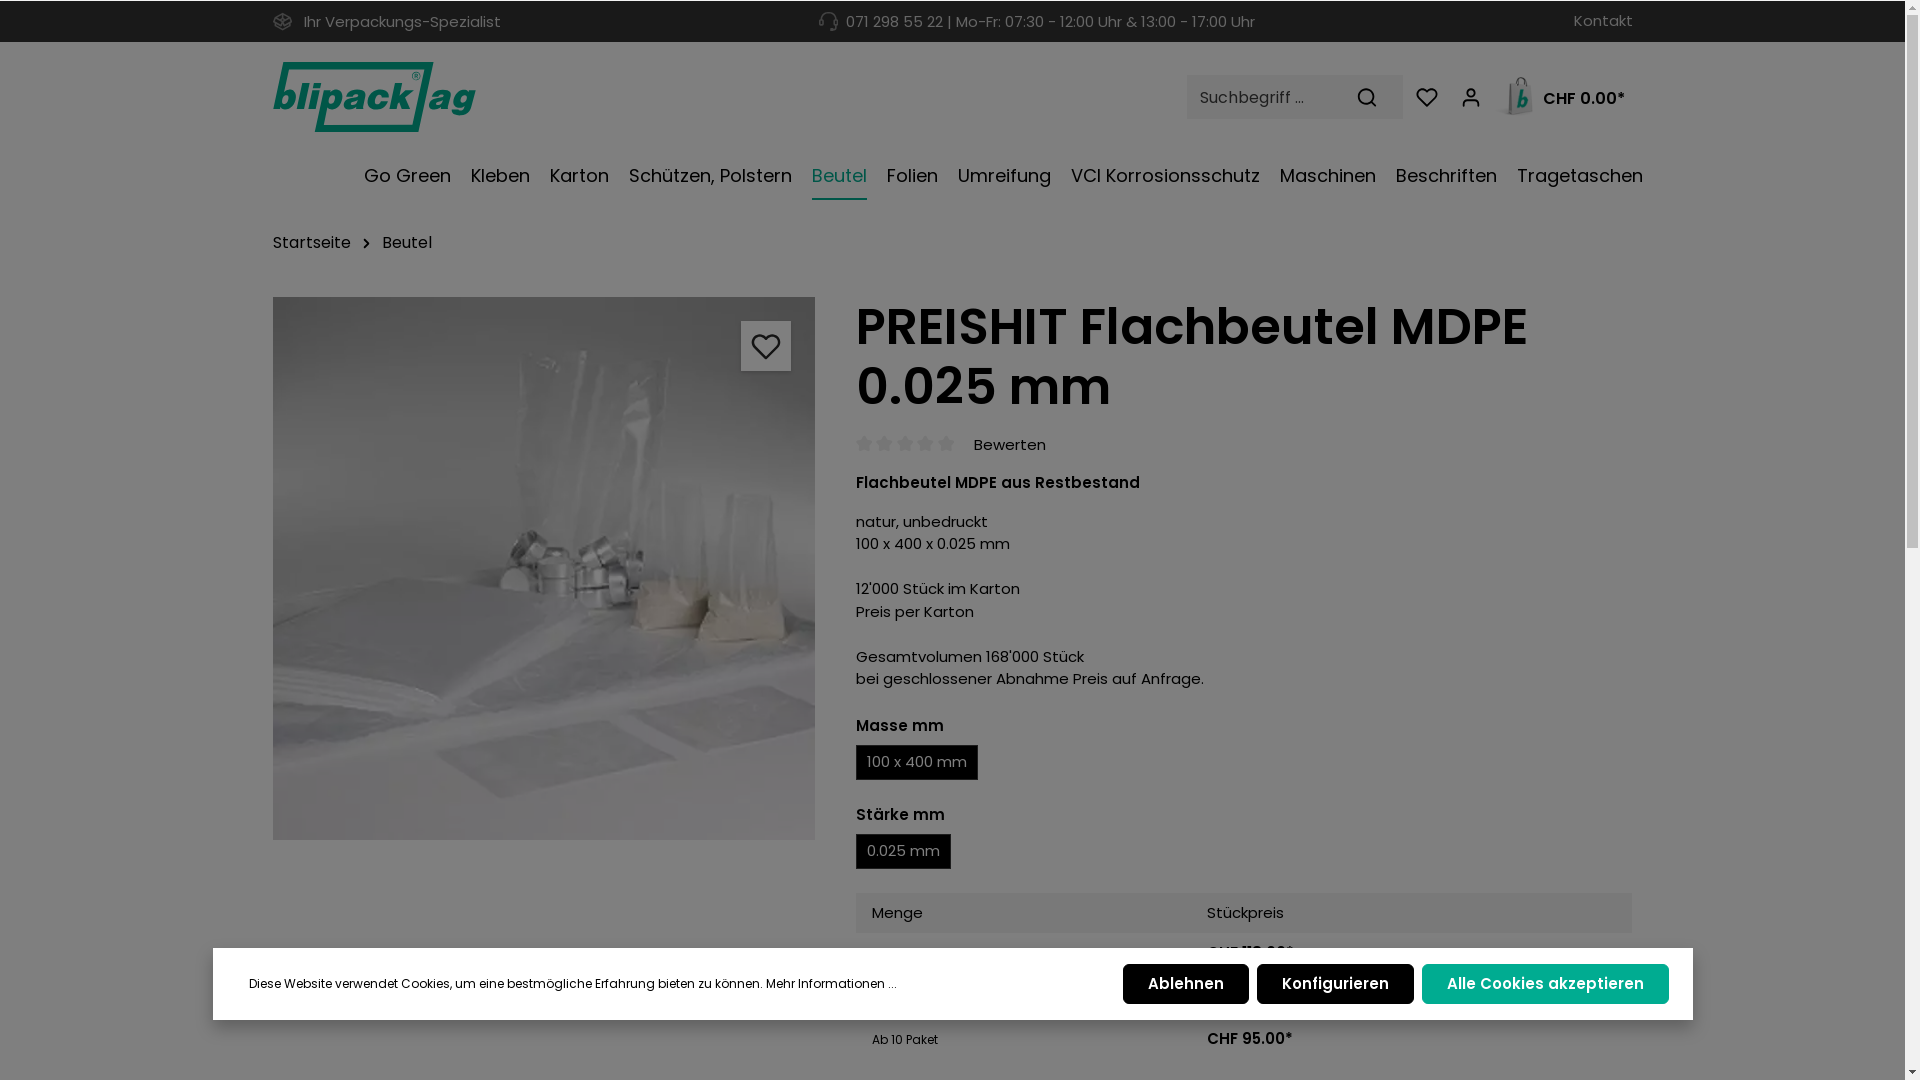 The image size is (1920, 1080). What do you see at coordinates (1446, 175) in the screenshot?
I see `'Beschriften'` at bounding box center [1446, 175].